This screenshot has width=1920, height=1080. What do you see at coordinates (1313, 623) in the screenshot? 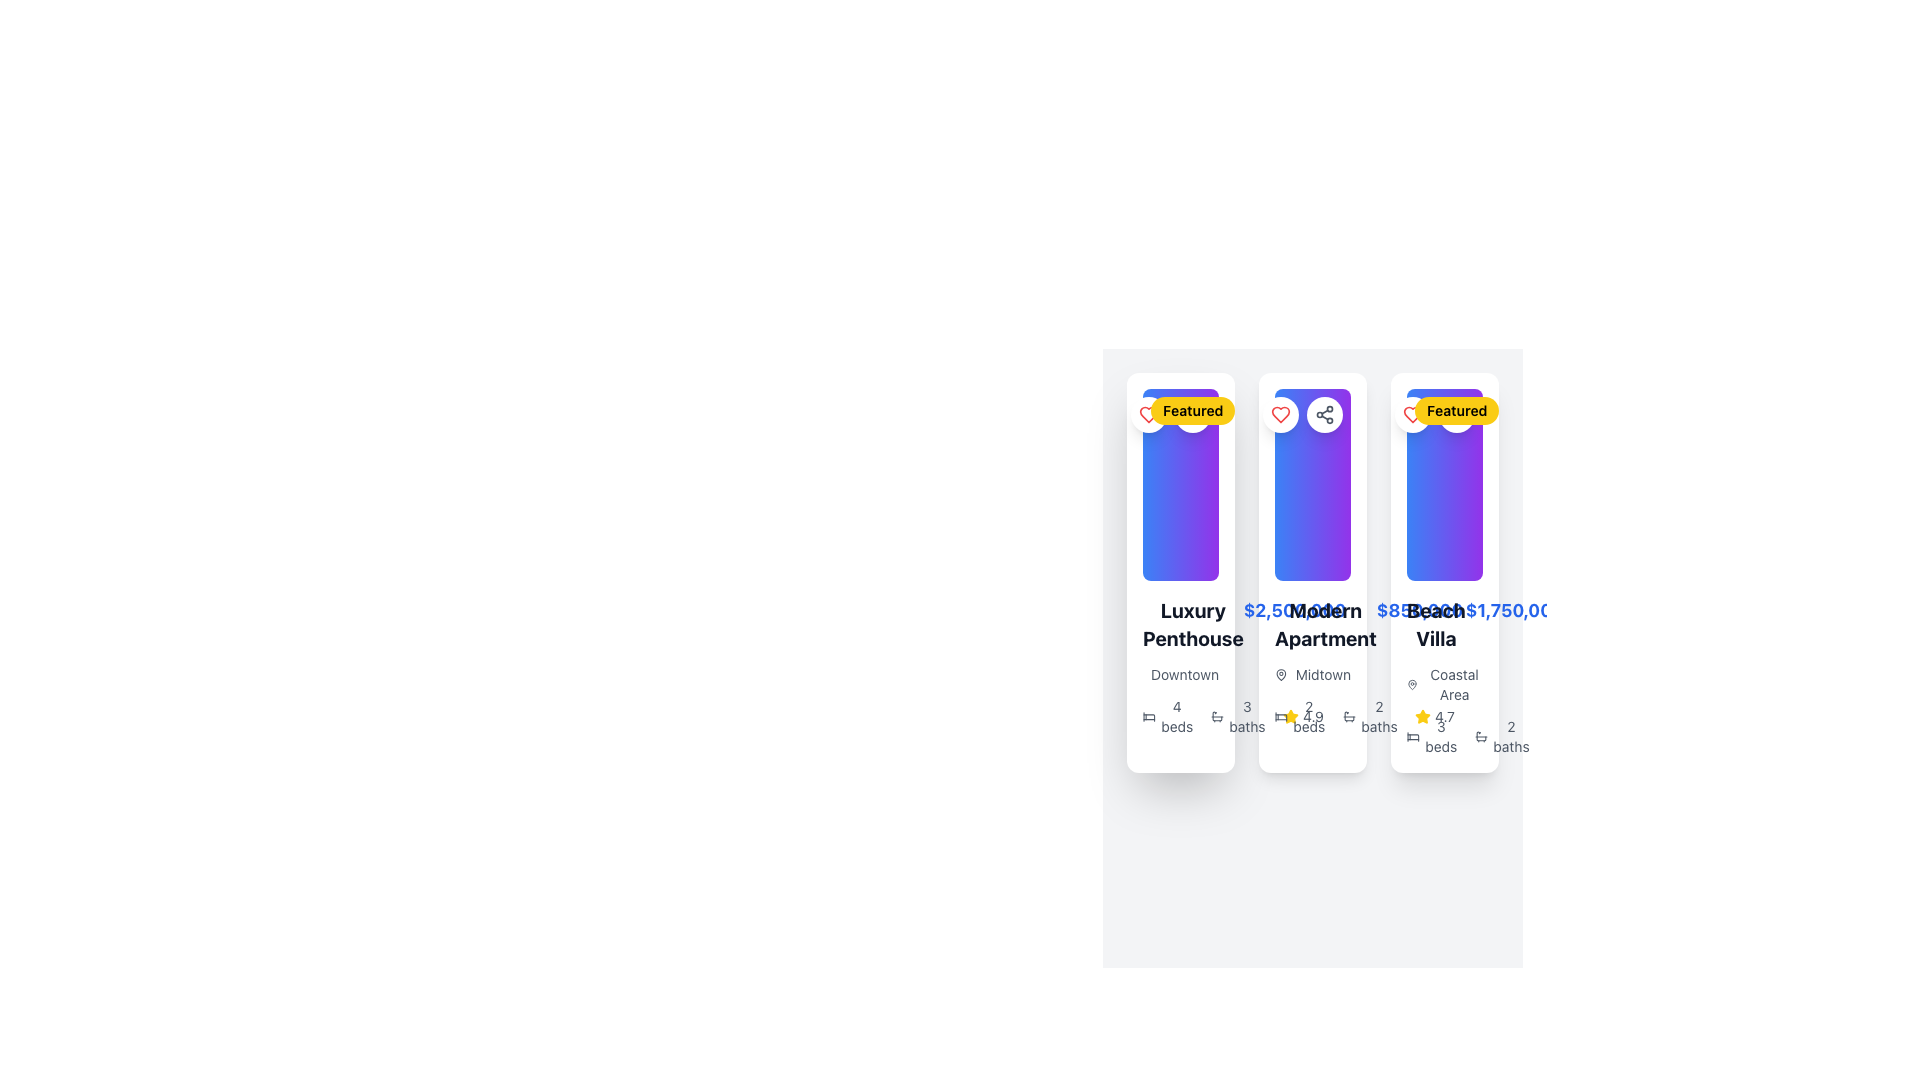
I see `the combined static text display showing the name and price of the property in the second property card from the left` at bounding box center [1313, 623].